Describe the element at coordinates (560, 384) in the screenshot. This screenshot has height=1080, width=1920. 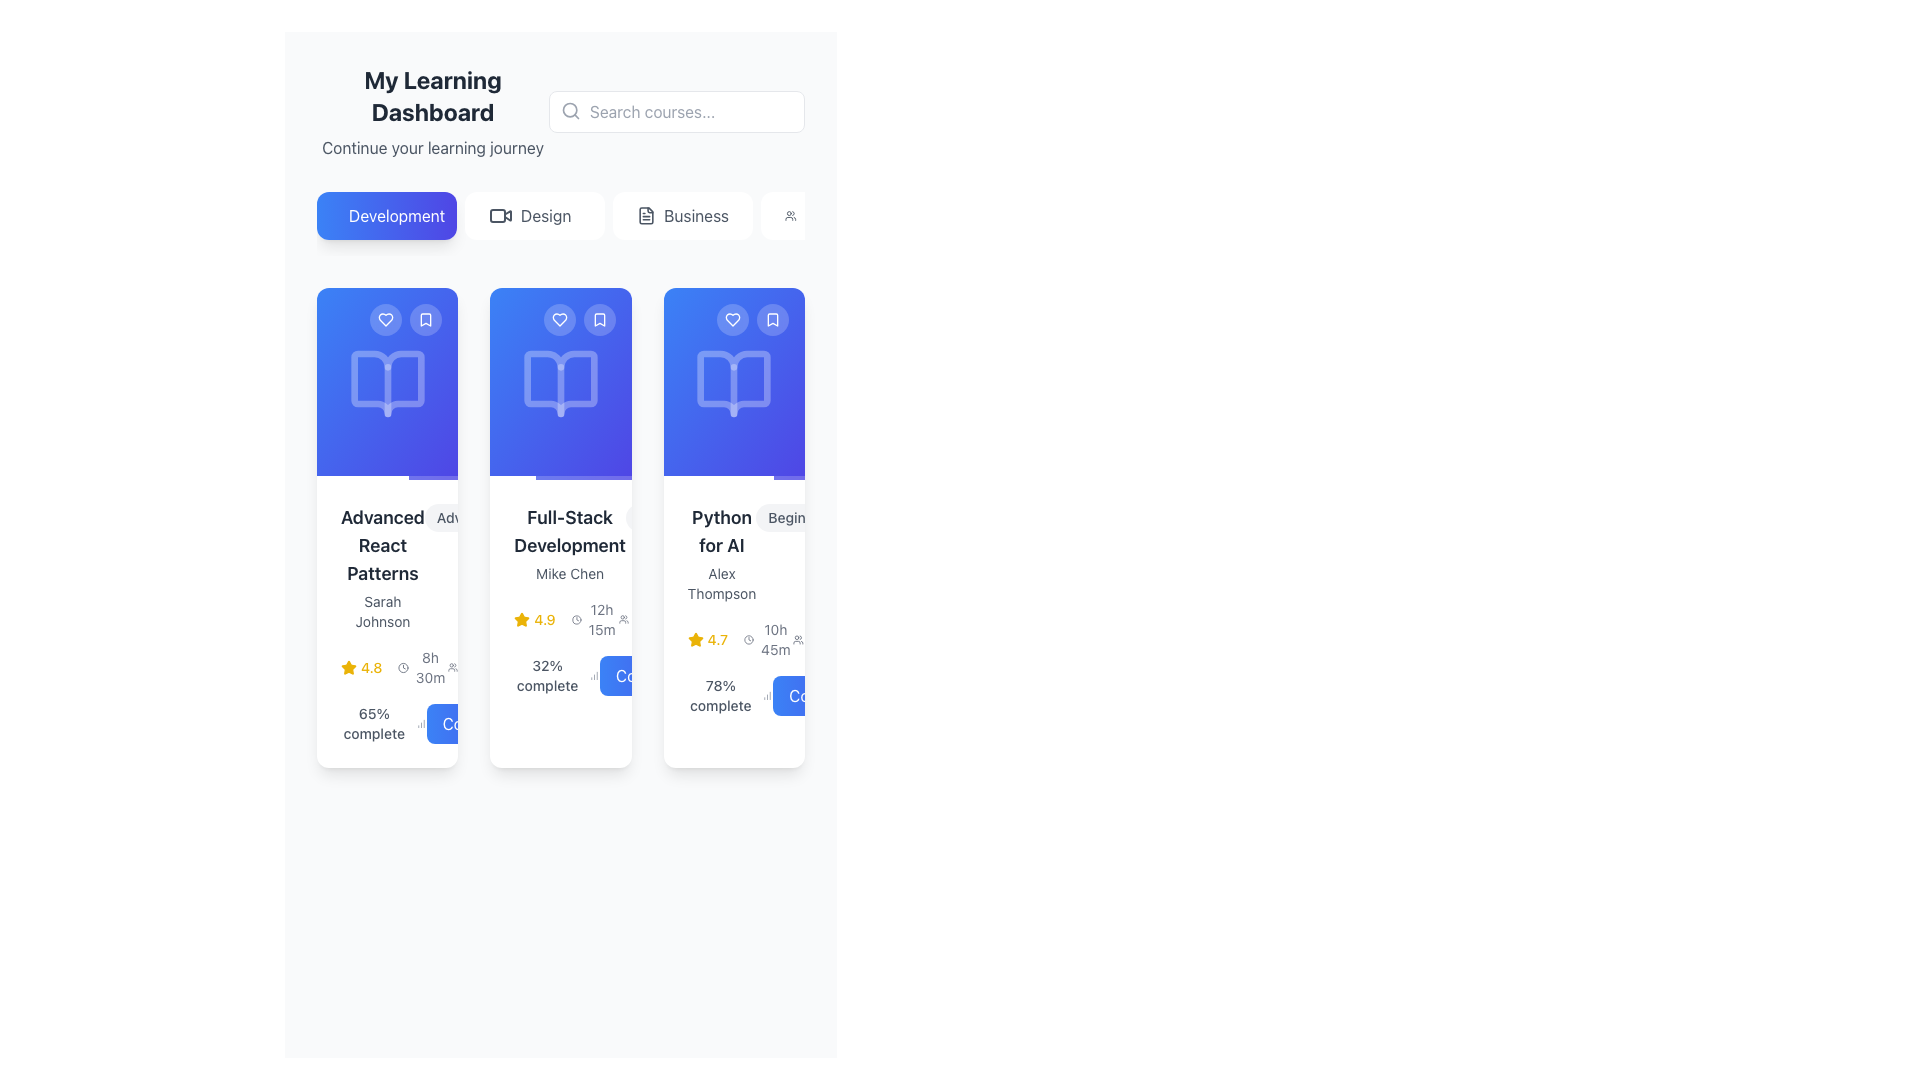
I see `the design or meaning of the open book icon located centrally within the 'Full-Stack Development' card` at that location.